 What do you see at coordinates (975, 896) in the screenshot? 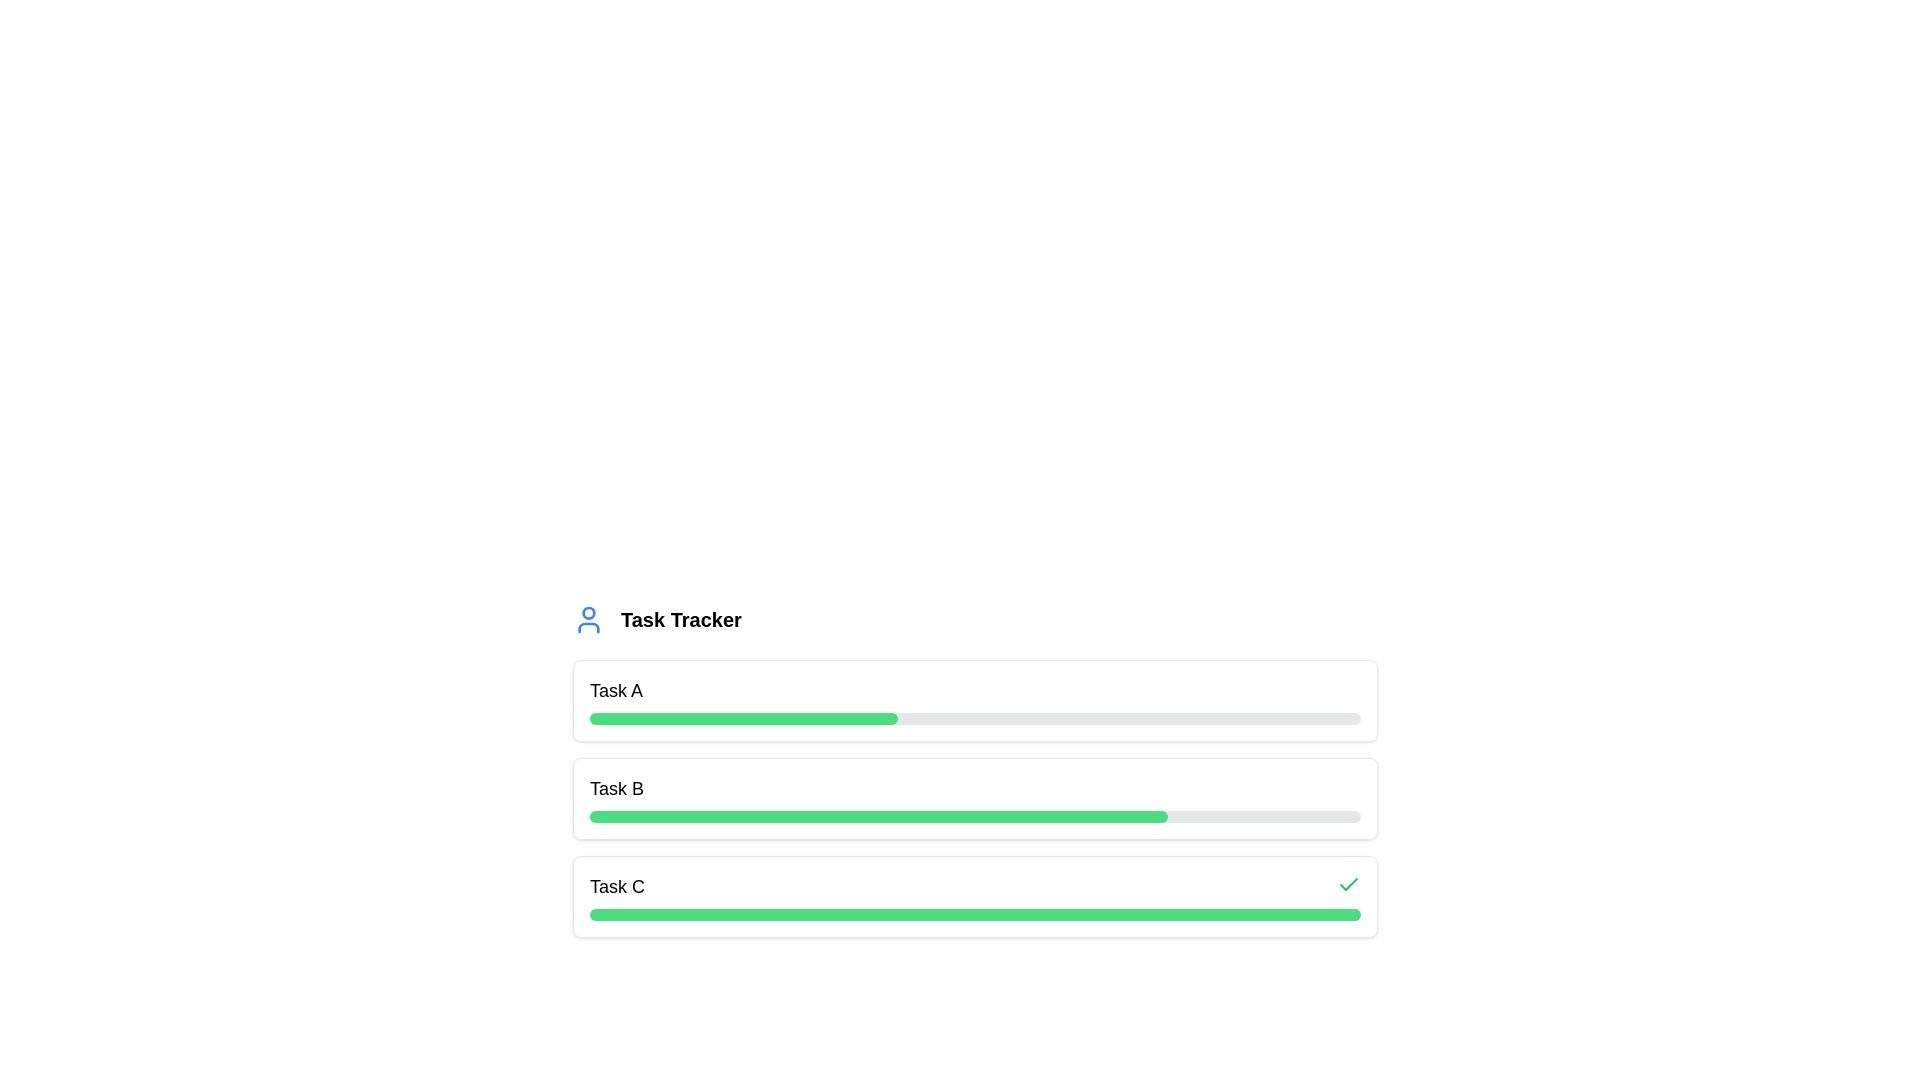
I see `the progress bar of the task card displaying 'Task C', which is the third card in a vertical stack of three cards` at bounding box center [975, 896].